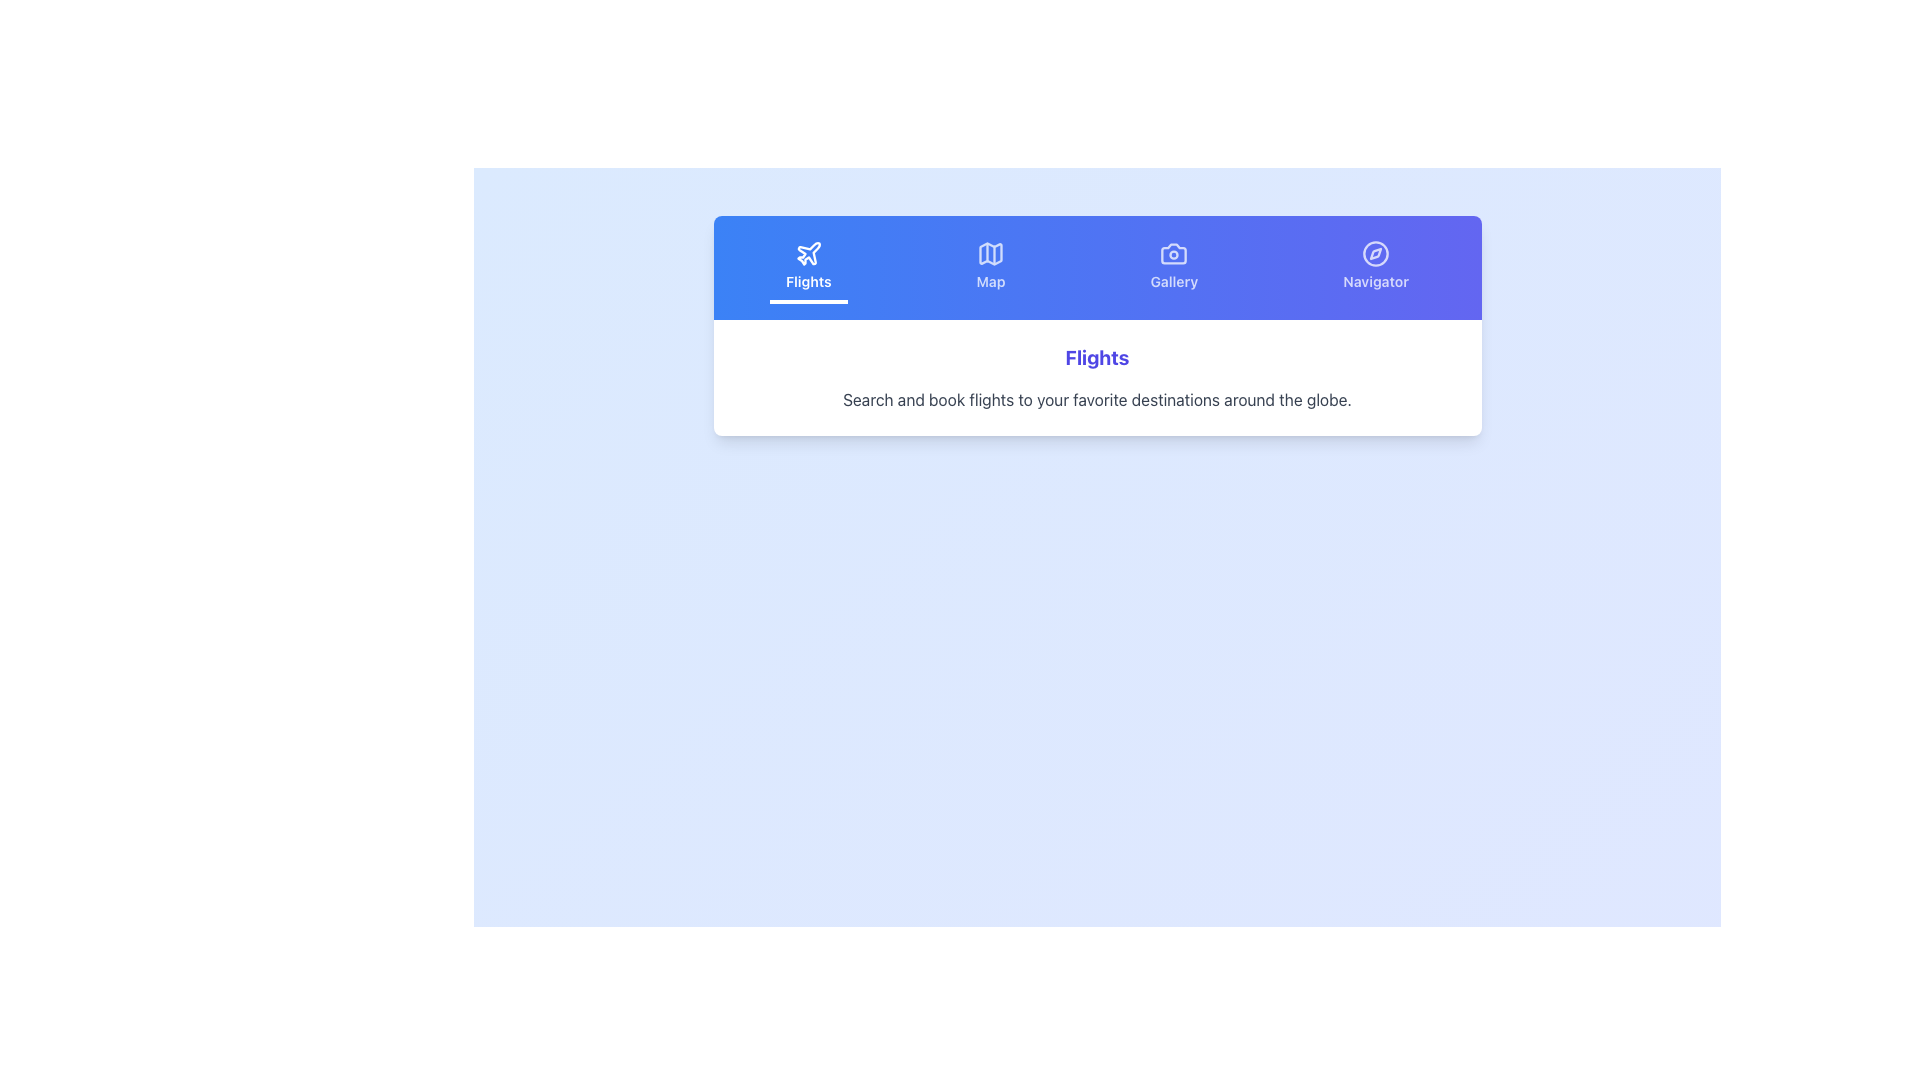 The height and width of the screenshot is (1080, 1920). What do you see at coordinates (1375, 281) in the screenshot?
I see `the text label reading 'Navigator' located beneath the compass icon in the navigation menu at the top of the interface` at bounding box center [1375, 281].